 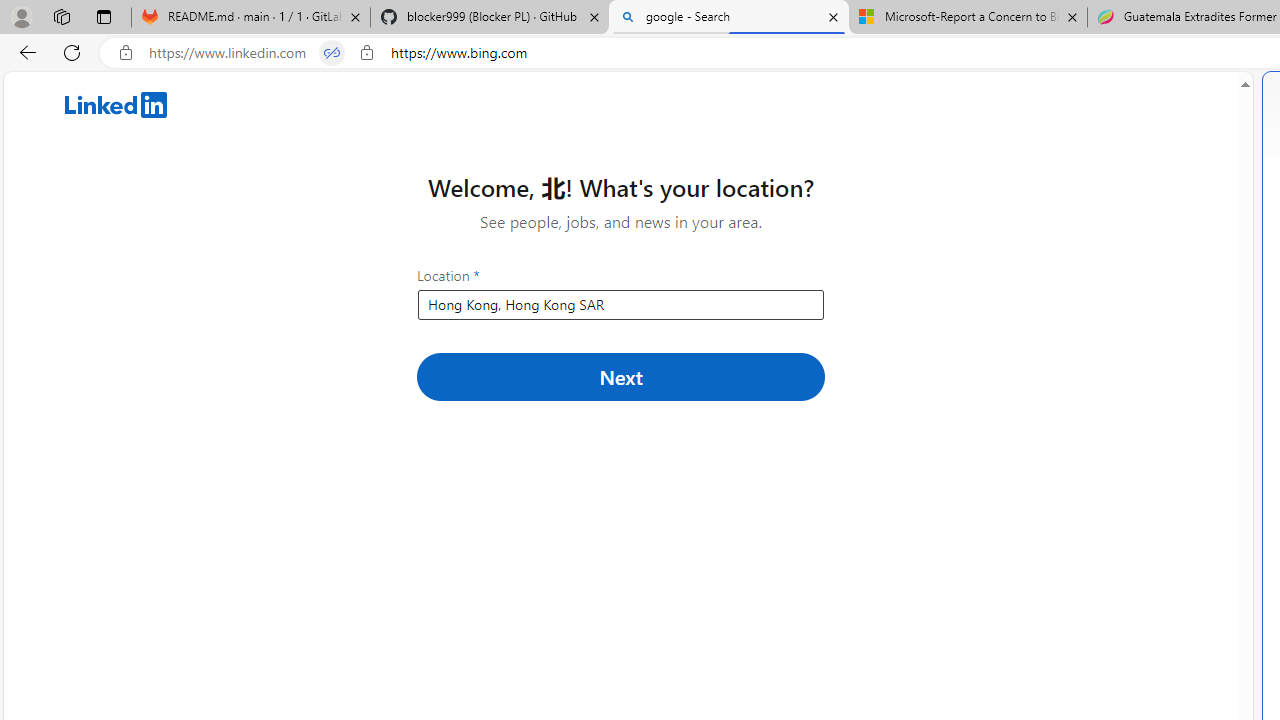 What do you see at coordinates (332, 52) in the screenshot?
I see `'Tabs in split screen'` at bounding box center [332, 52].